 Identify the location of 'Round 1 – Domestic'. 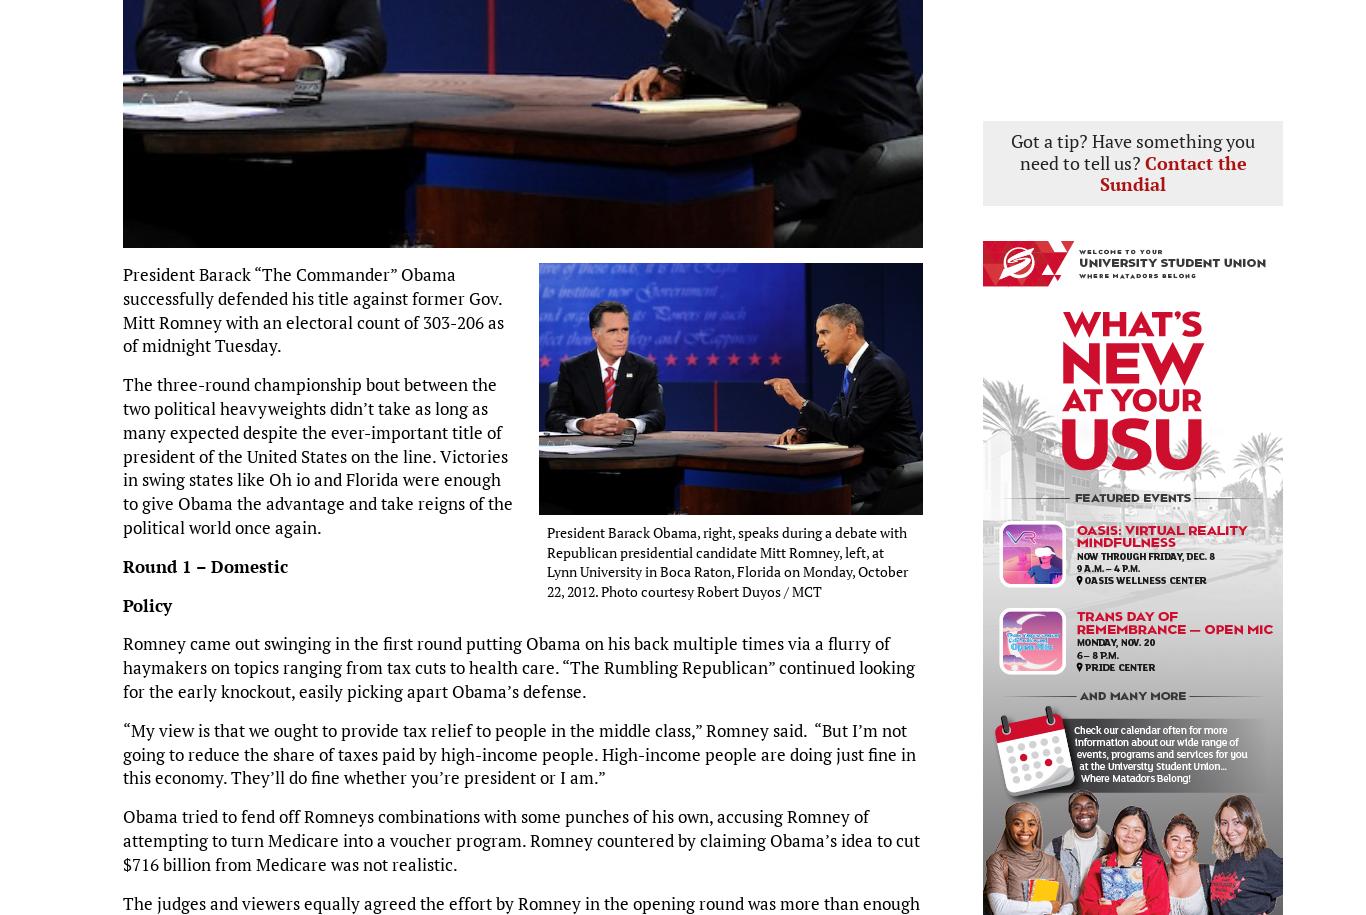
(121, 564).